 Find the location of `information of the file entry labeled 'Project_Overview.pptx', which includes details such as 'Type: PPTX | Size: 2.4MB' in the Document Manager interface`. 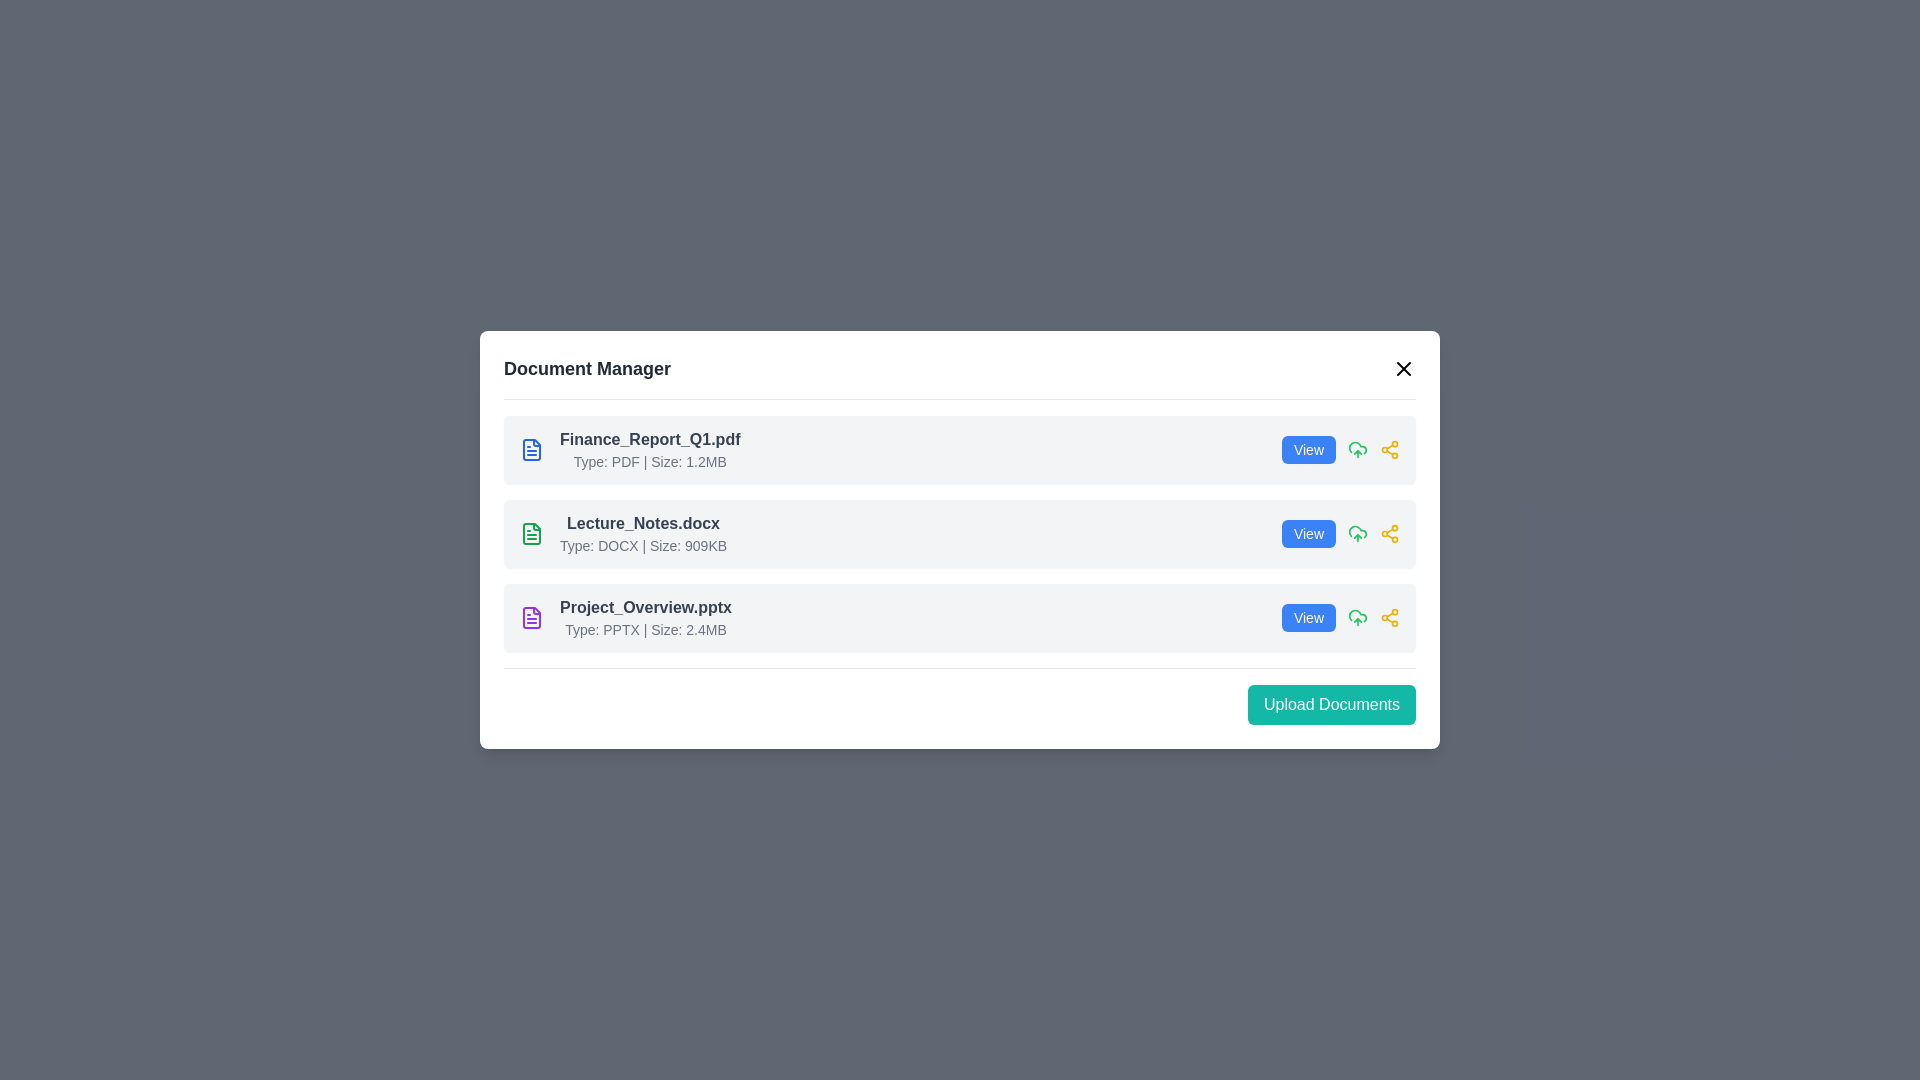

information of the file entry labeled 'Project_Overview.pptx', which includes details such as 'Type: PPTX | Size: 2.4MB' in the Document Manager interface is located at coordinates (624, 616).